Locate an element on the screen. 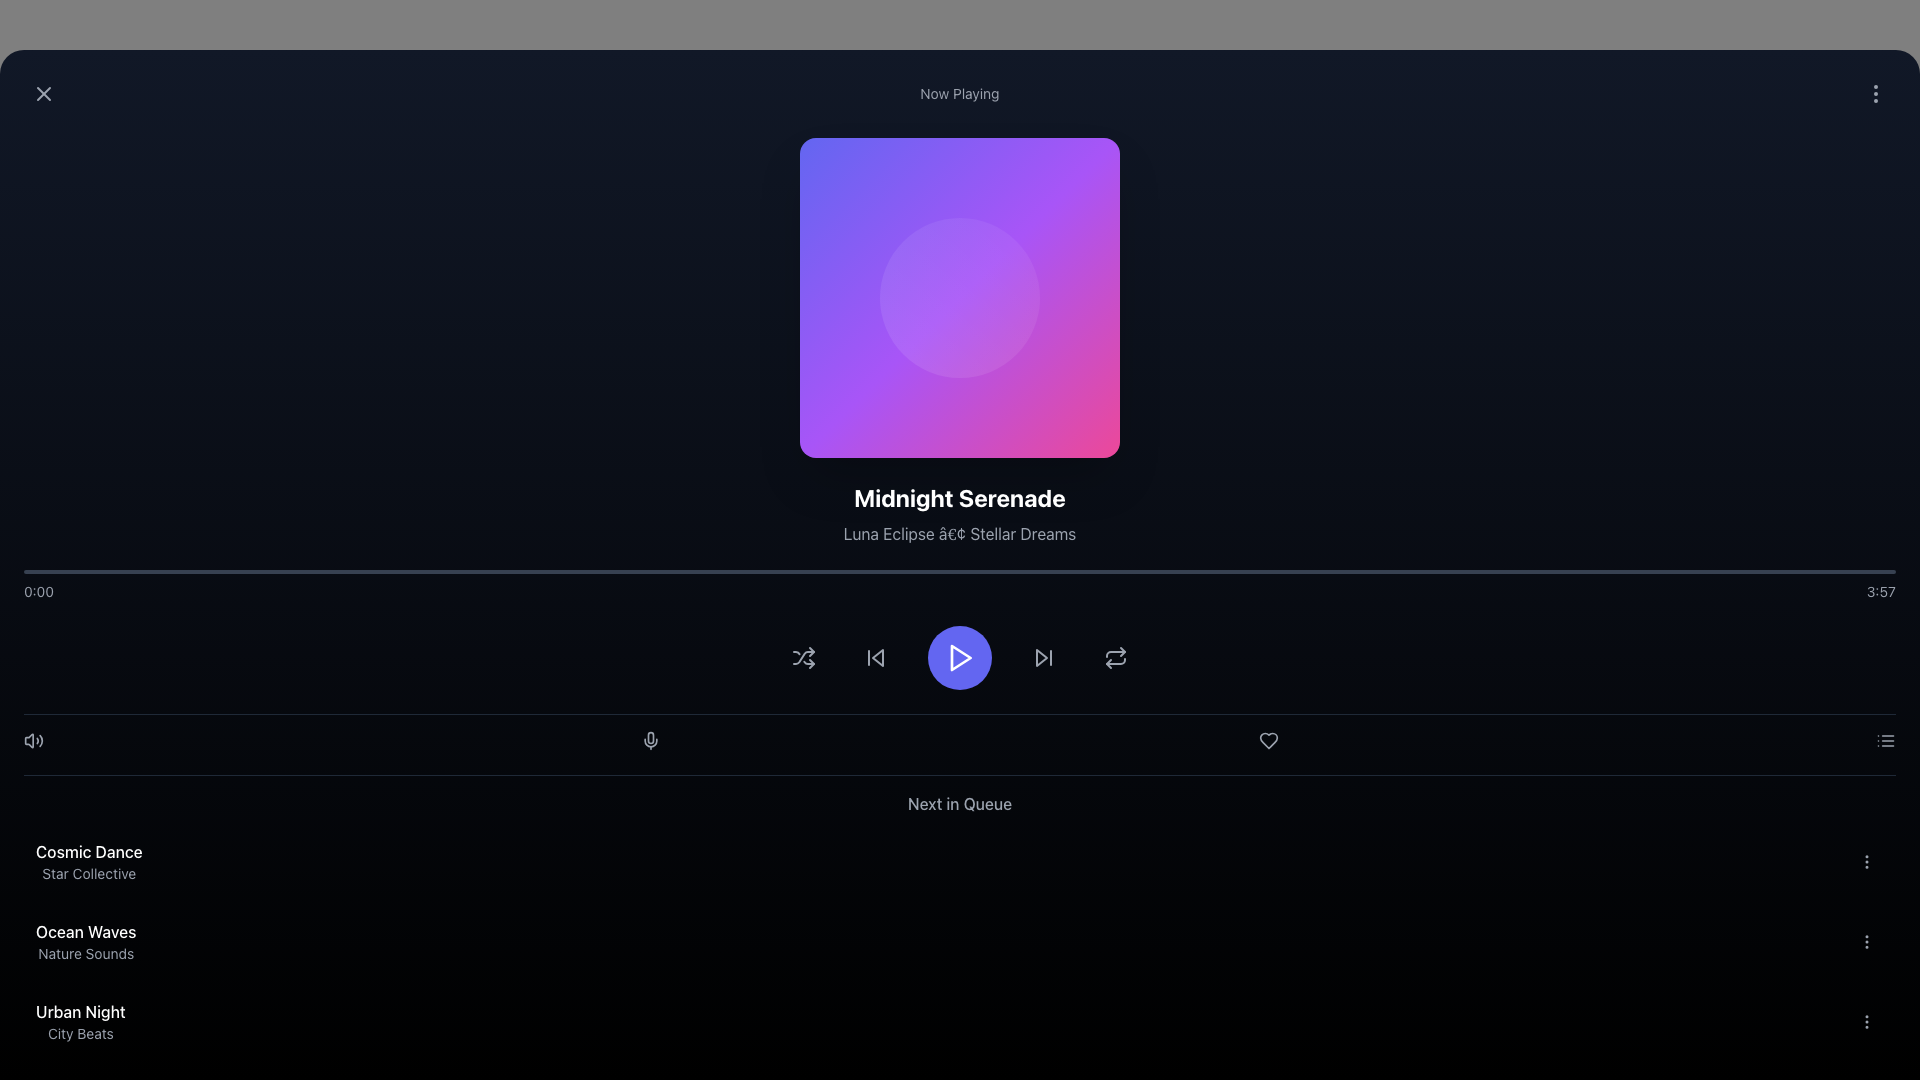 The width and height of the screenshot is (1920, 1080). the microphone control icon button located in the middle section of the horizontal icon group at the bottom of the interface is located at coordinates (651, 740).